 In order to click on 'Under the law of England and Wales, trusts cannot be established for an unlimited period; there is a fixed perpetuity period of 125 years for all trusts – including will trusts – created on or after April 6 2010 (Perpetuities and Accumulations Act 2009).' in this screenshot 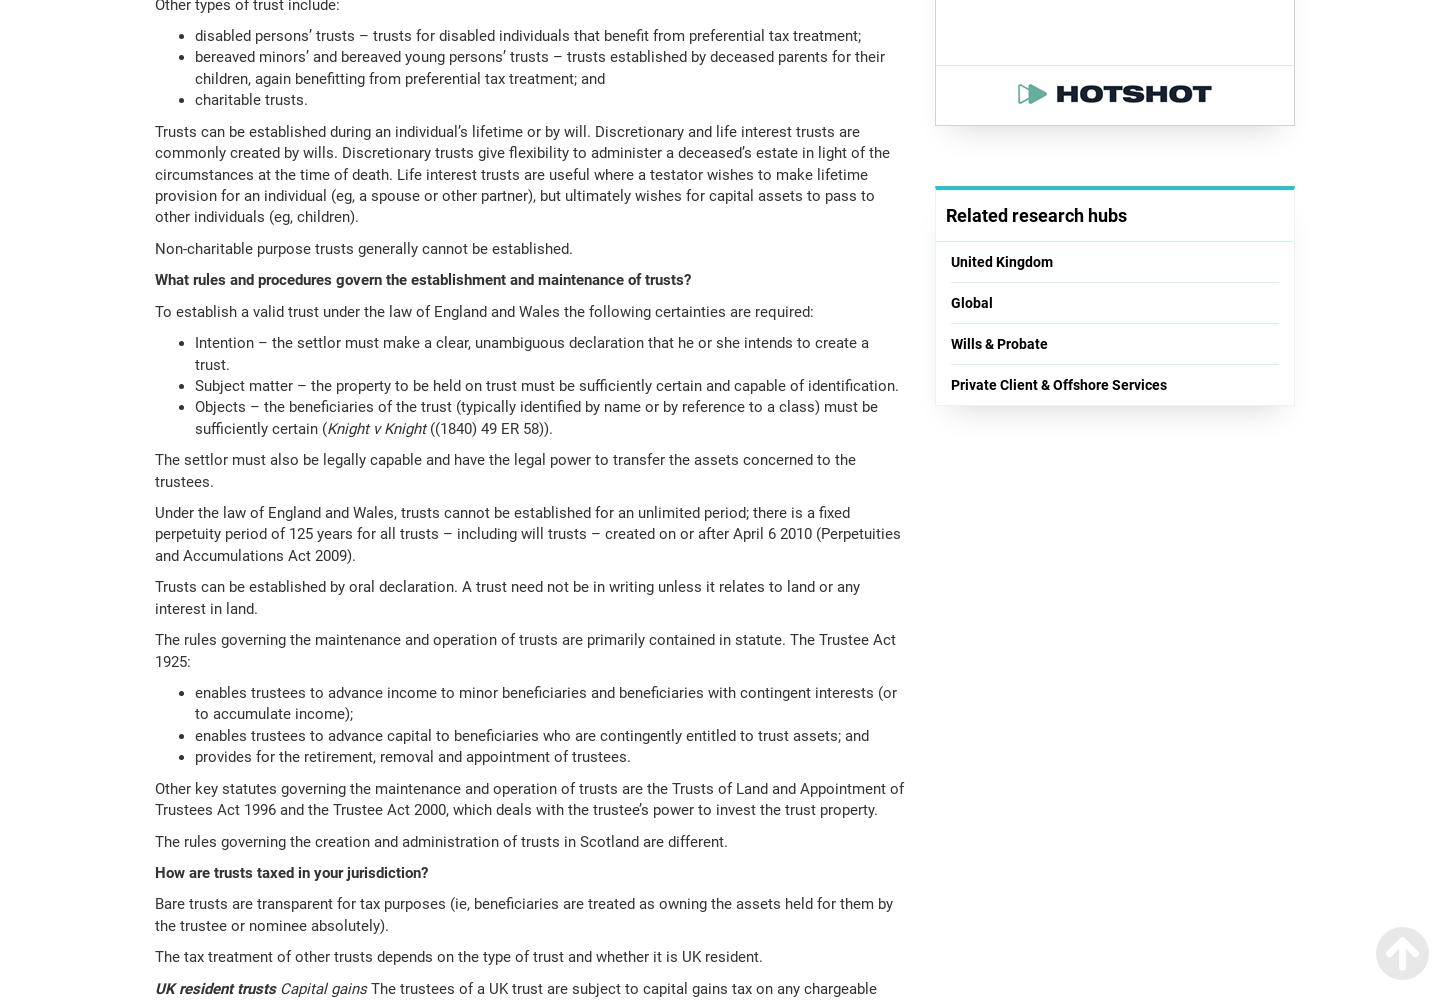, I will do `click(527, 533)`.